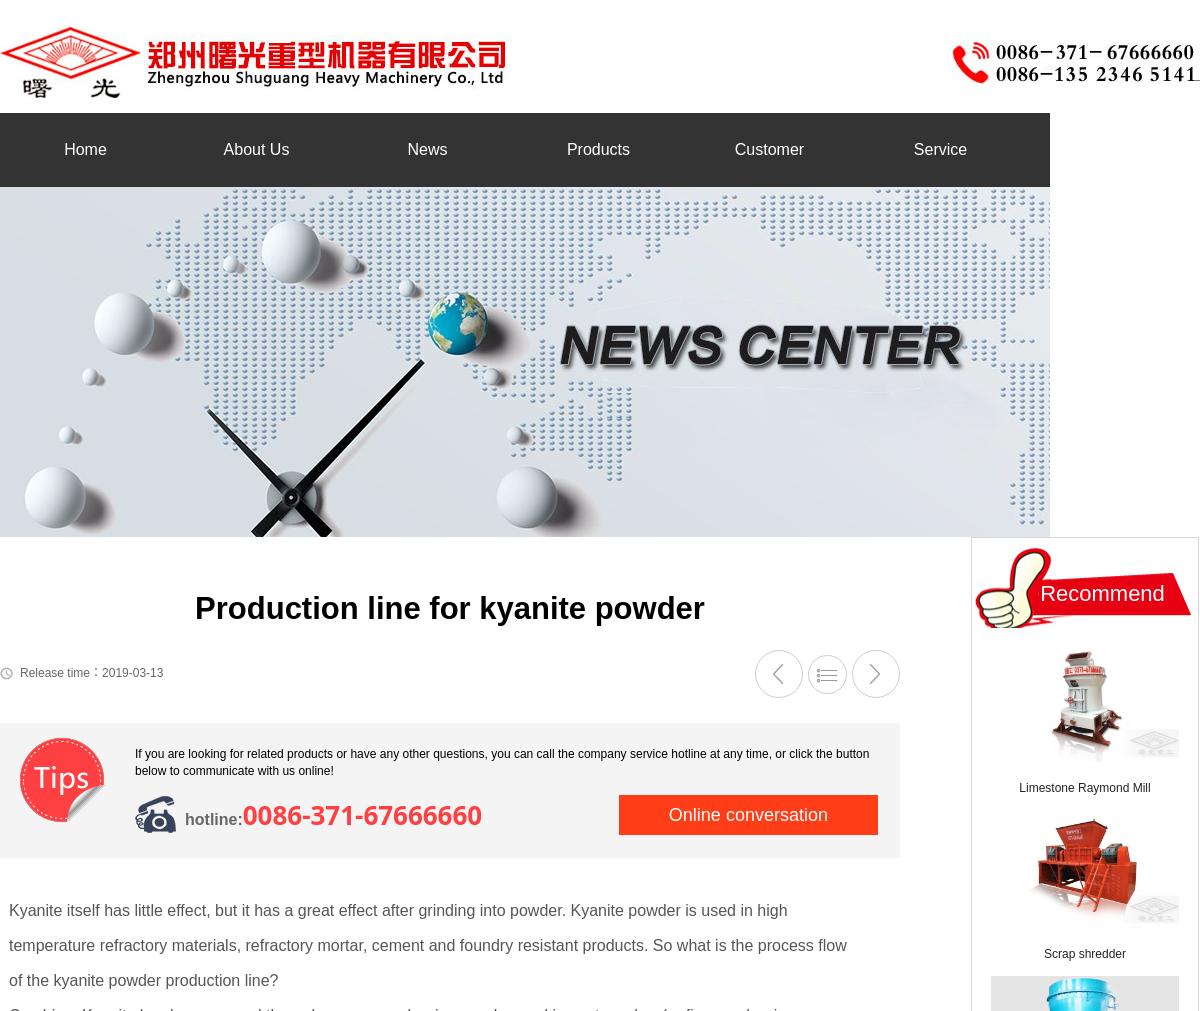 The image size is (1200, 1011). Describe the element at coordinates (91, 673) in the screenshot. I see `'Release time：2019-03-13'` at that location.